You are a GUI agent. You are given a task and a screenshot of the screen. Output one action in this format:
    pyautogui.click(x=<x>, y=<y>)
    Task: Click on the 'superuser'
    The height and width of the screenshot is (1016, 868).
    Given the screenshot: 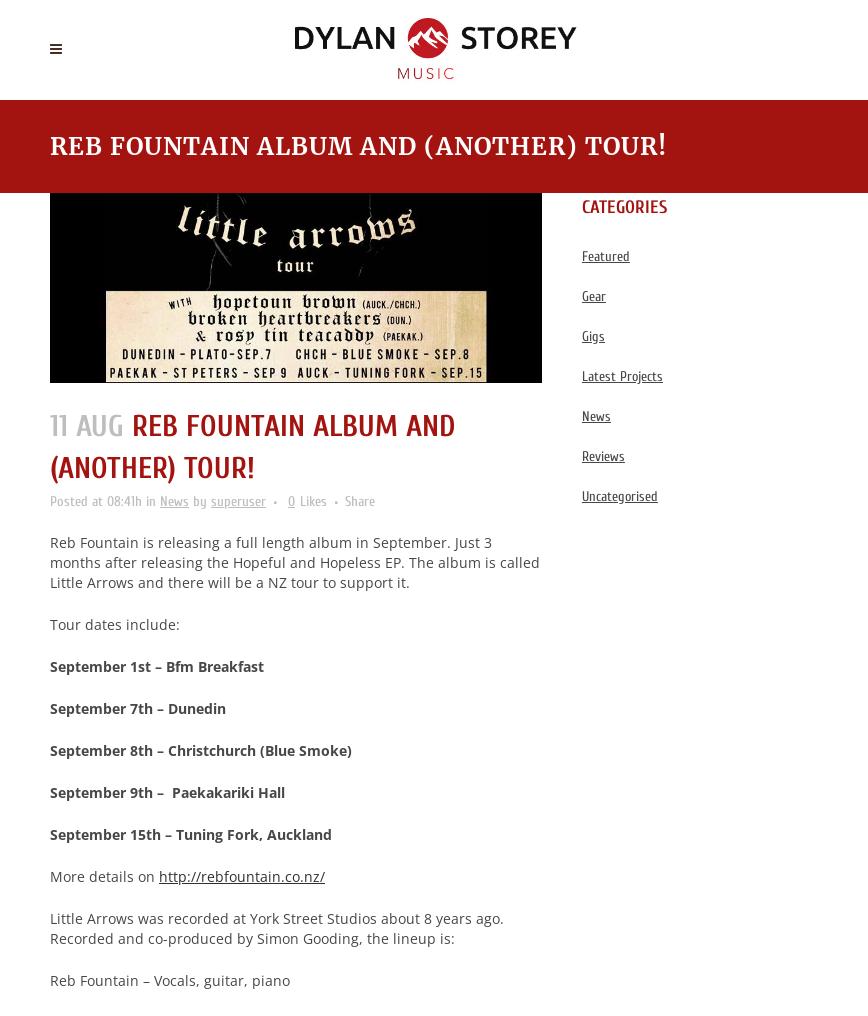 What is the action you would take?
    pyautogui.click(x=211, y=501)
    